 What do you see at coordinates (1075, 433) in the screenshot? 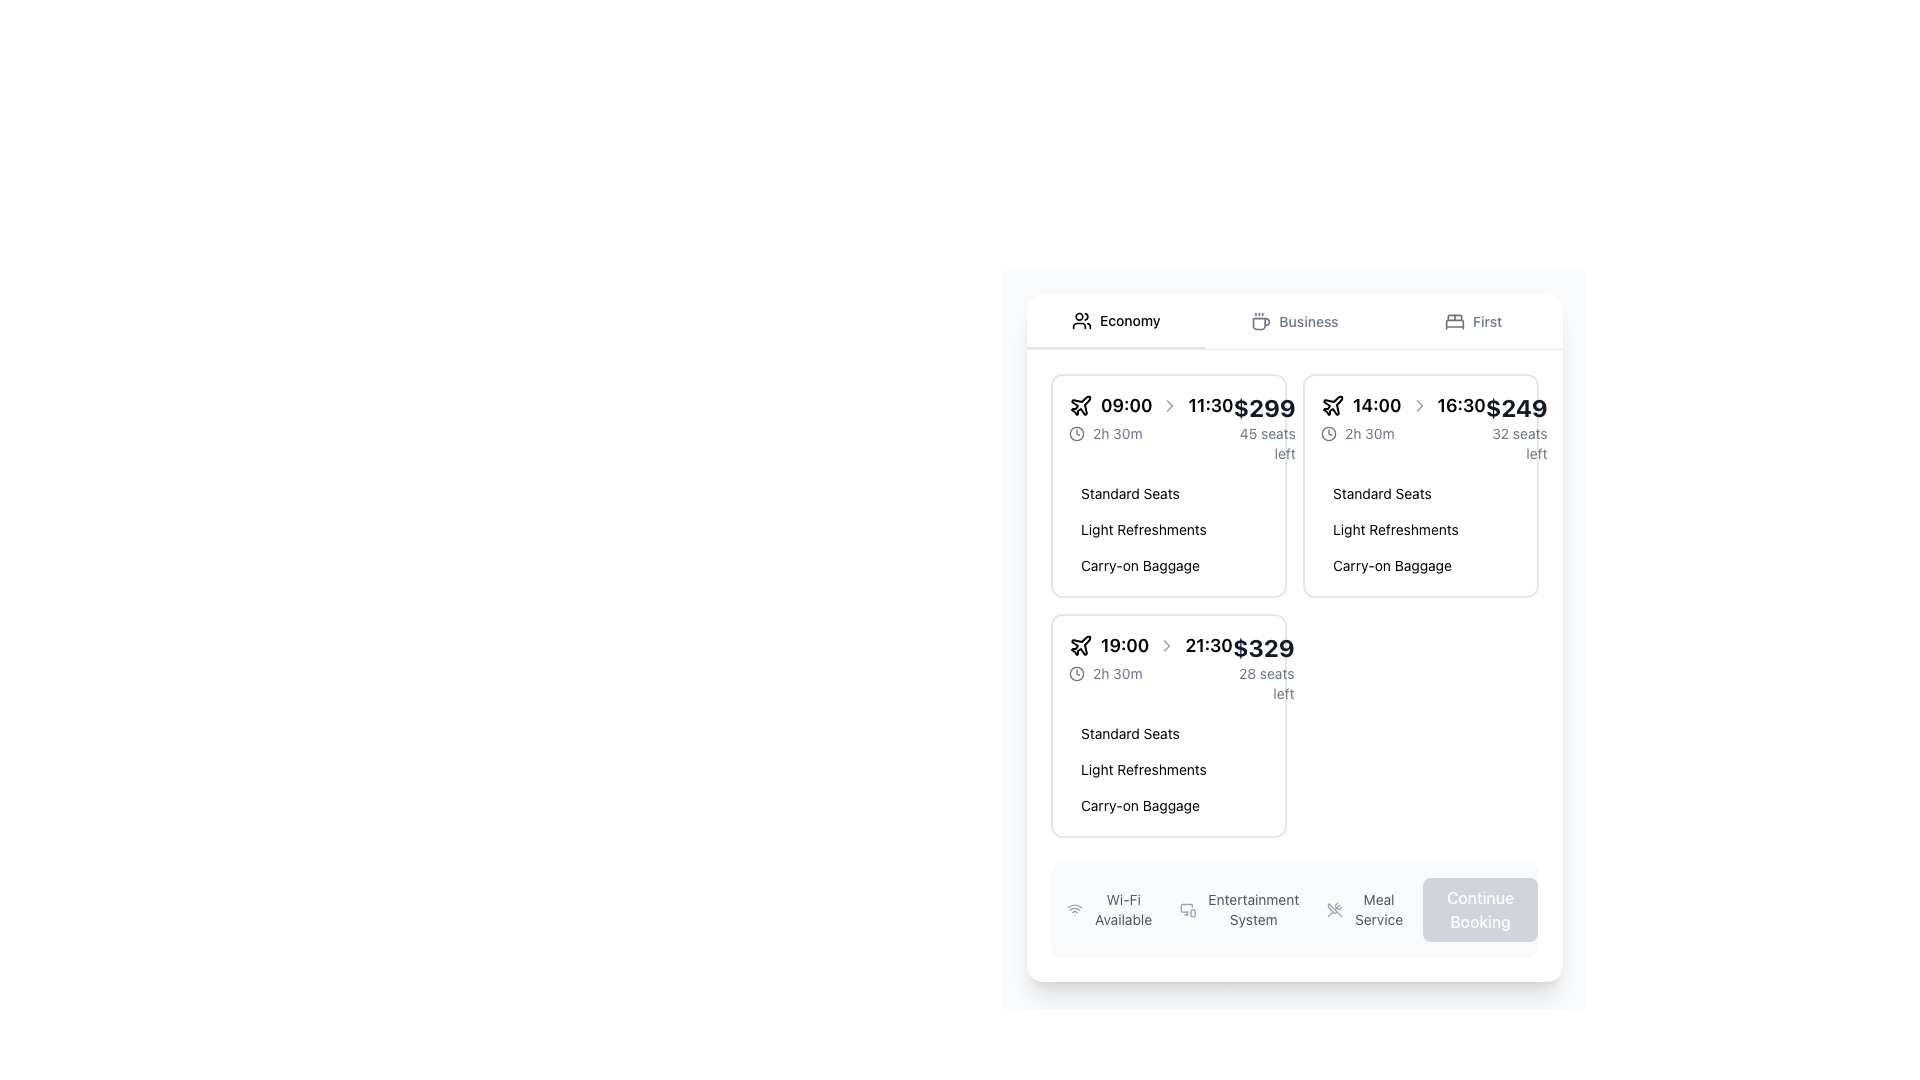
I see `the compact circular clock icon located in the leftmost ticket option, which is positioned directly before the '2h 30m' text indicating flight duration` at bounding box center [1075, 433].